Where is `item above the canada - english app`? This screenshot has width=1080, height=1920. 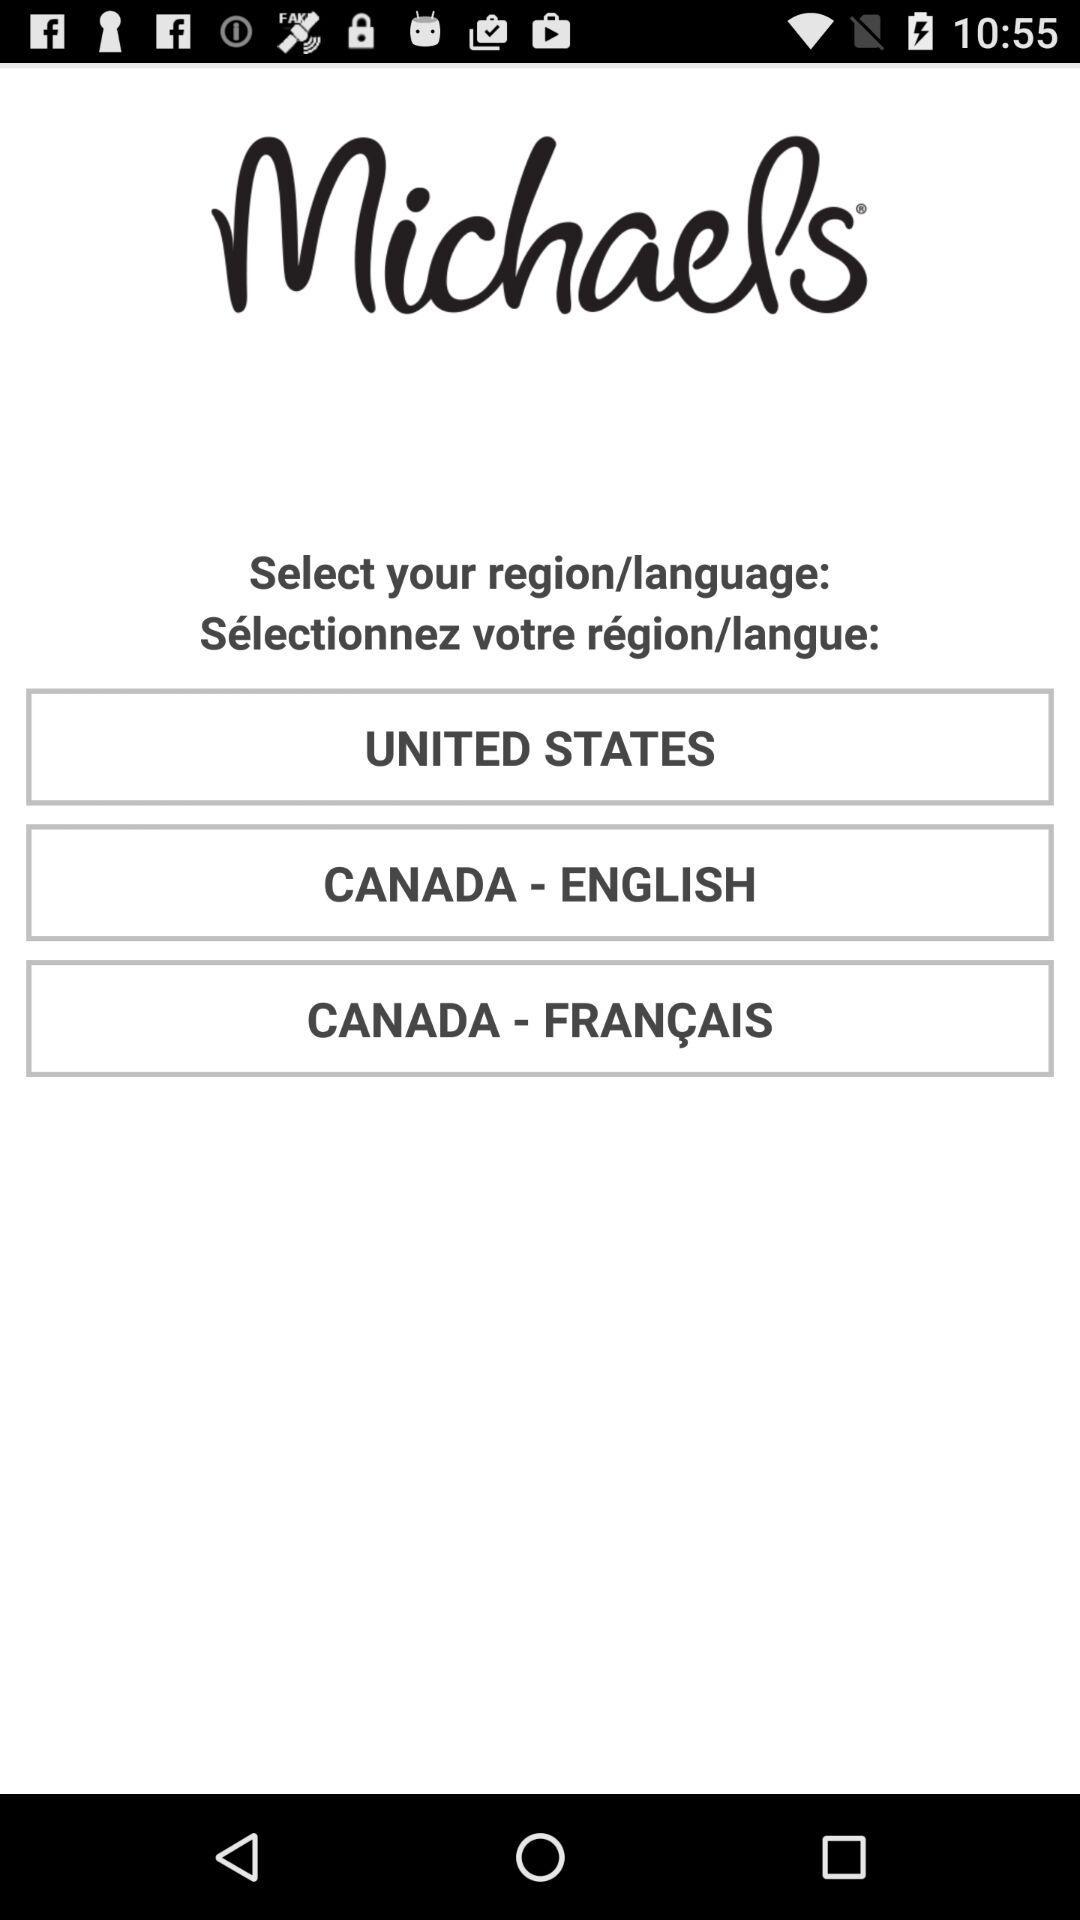
item above the canada - english app is located at coordinates (540, 746).